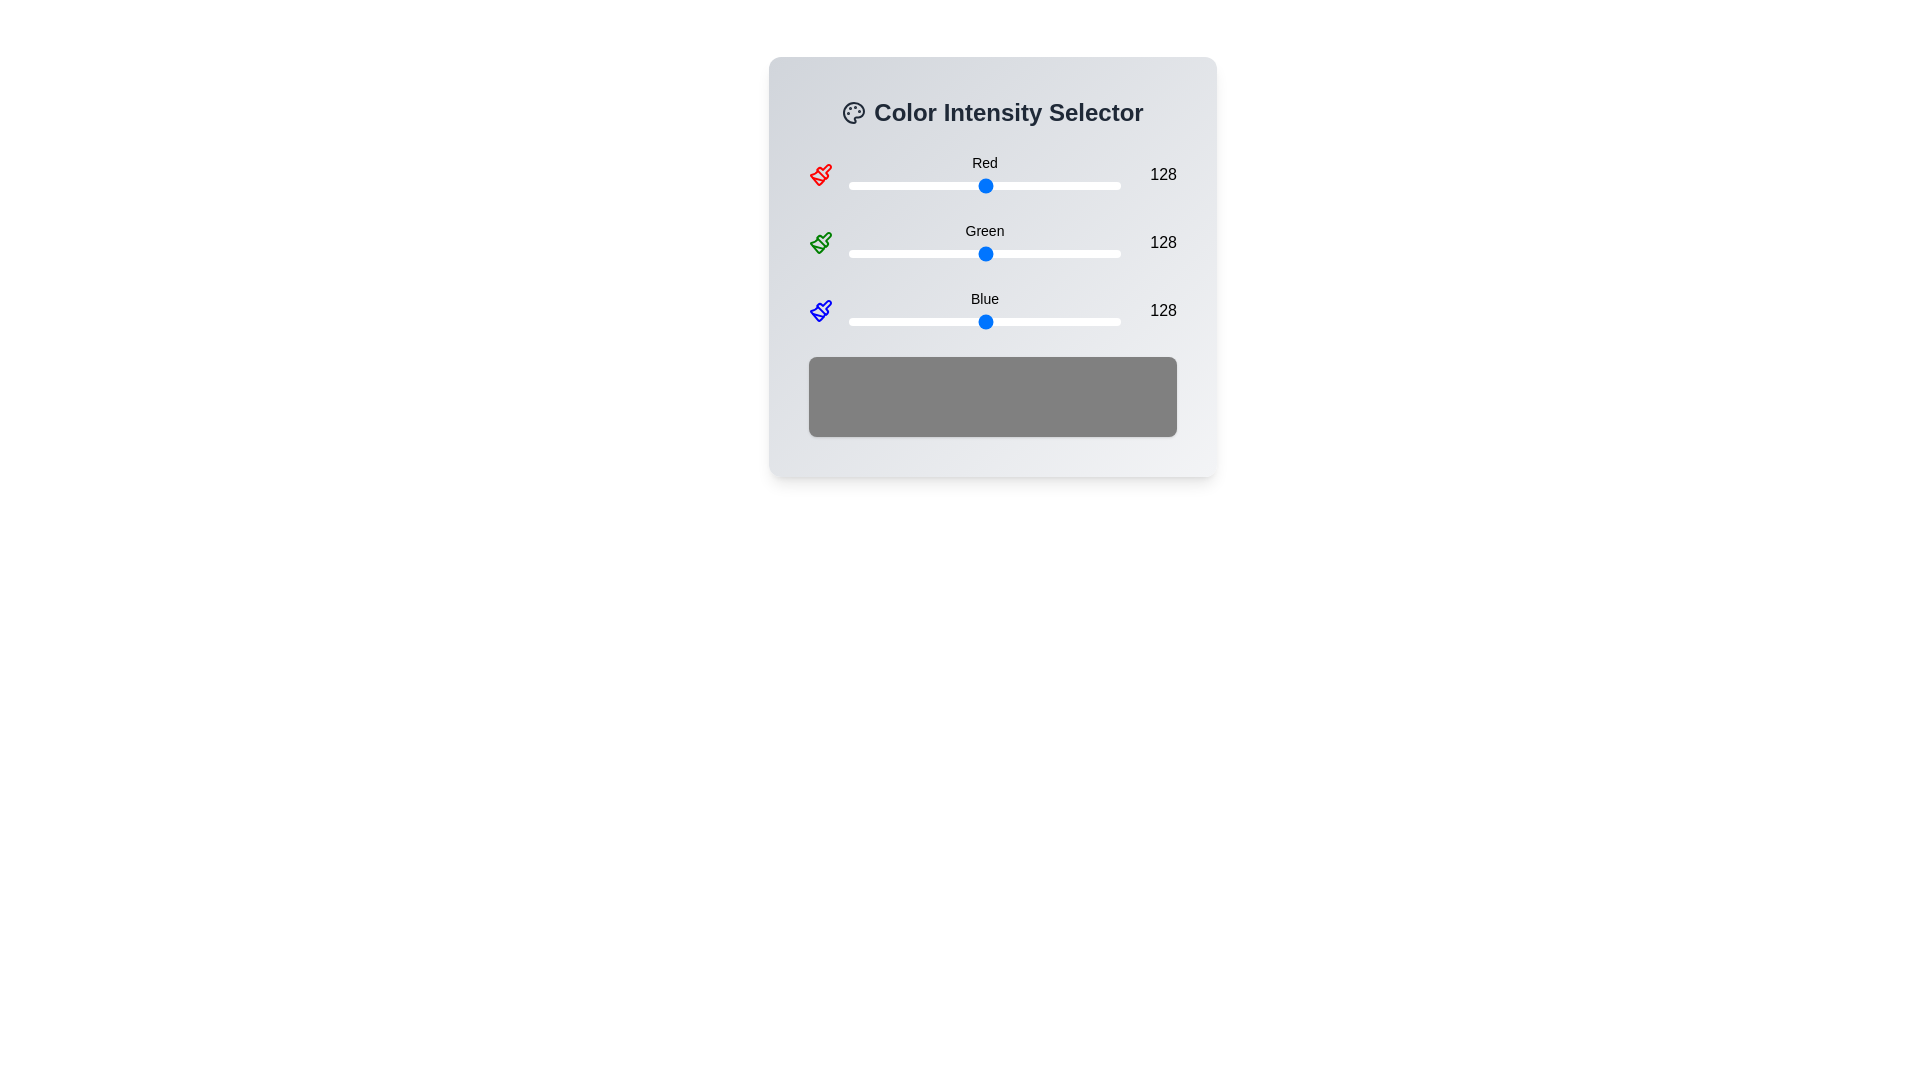  Describe the element at coordinates (1066, 253) in the screenshot. I see `the green color intensity` at that location.